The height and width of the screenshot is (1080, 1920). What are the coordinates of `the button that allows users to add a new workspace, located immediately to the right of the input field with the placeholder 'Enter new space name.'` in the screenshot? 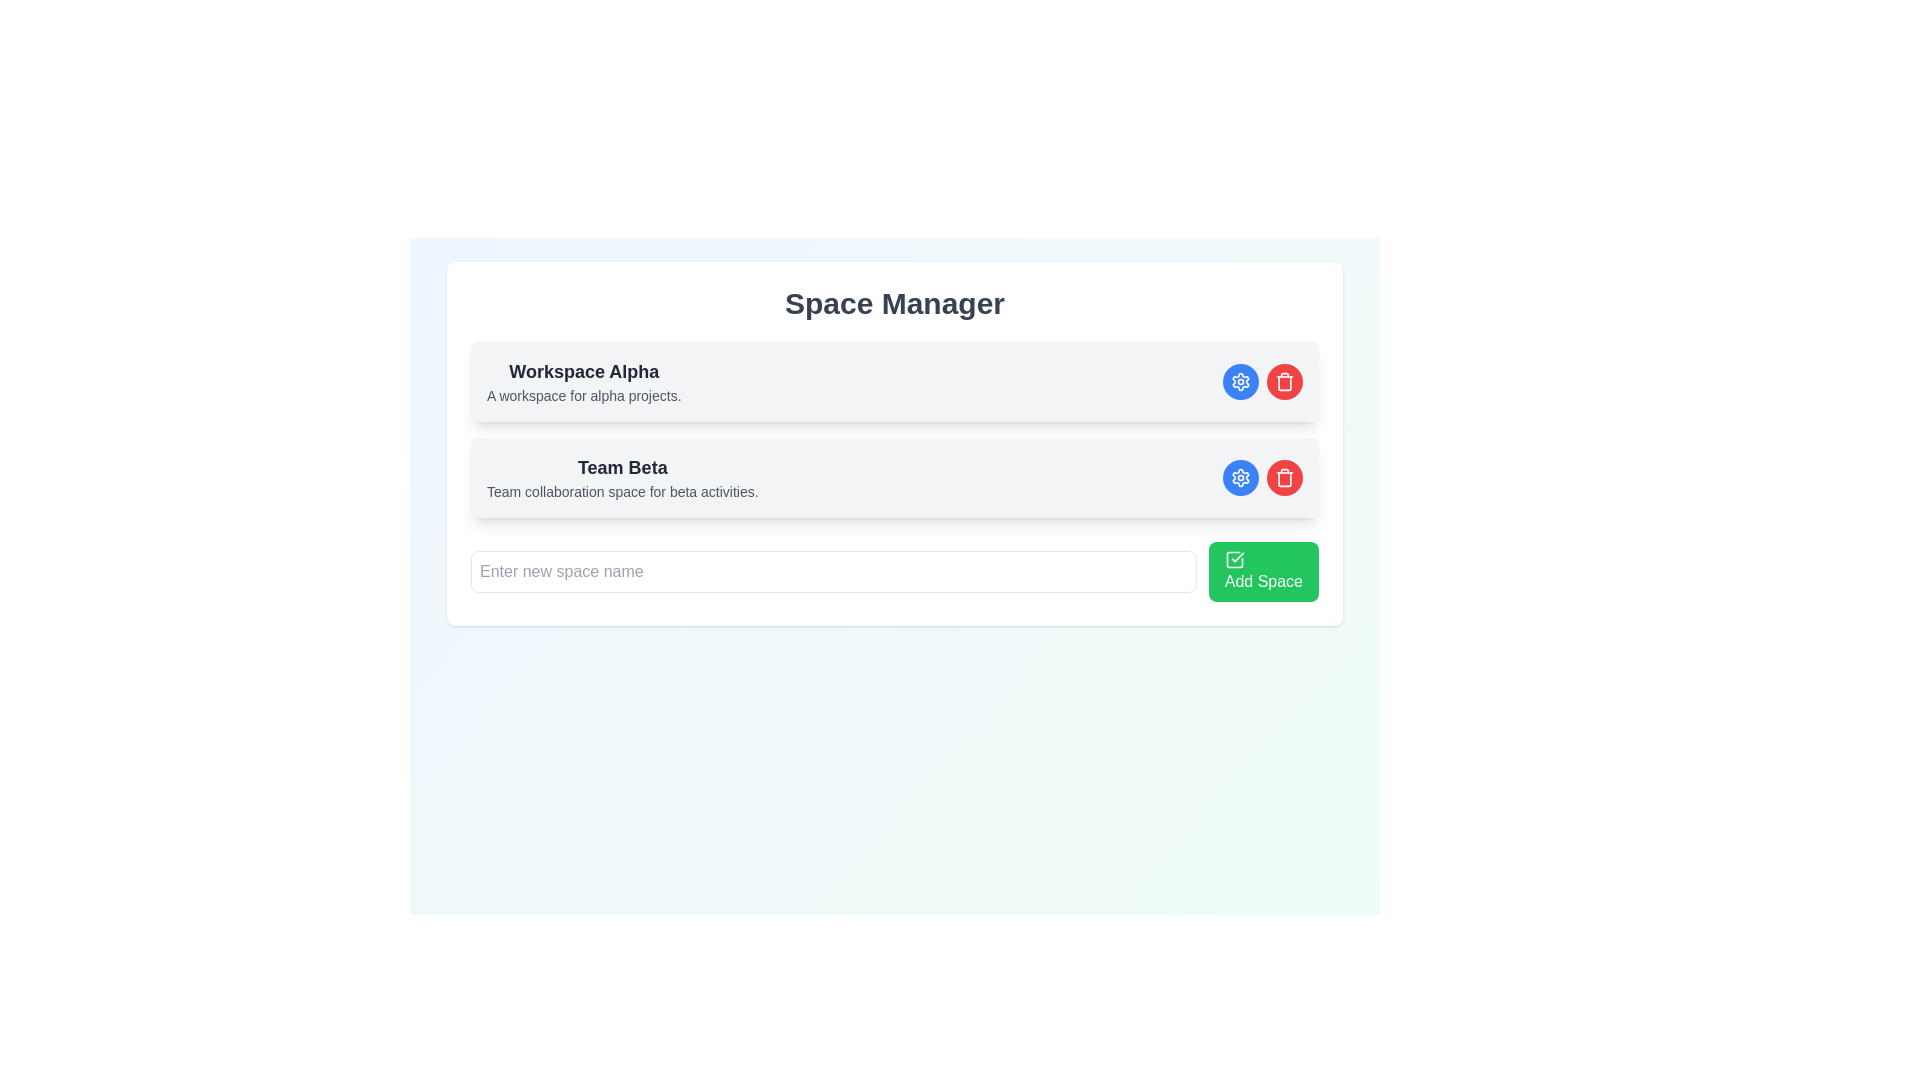 It's located at (1262, 571).